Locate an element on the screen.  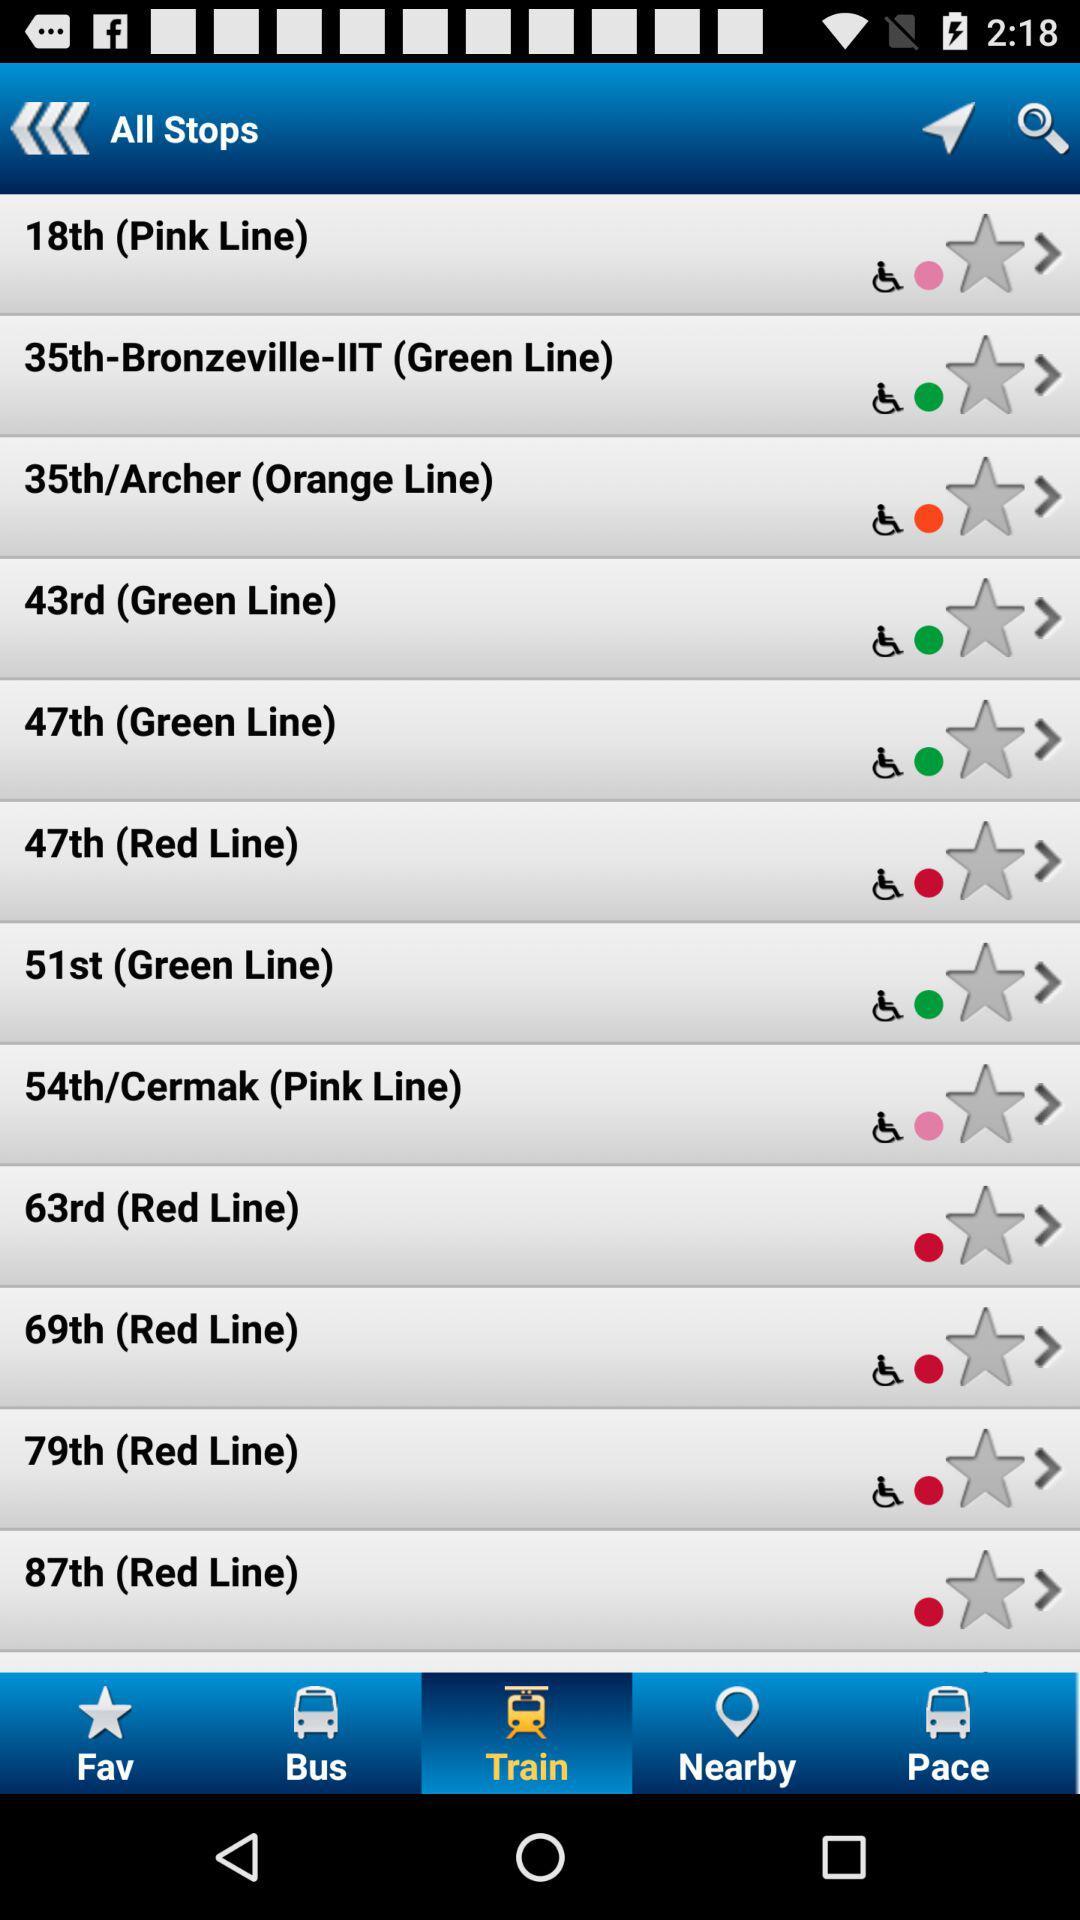
63rd (red line) app is located at coordinates (161, 1205).